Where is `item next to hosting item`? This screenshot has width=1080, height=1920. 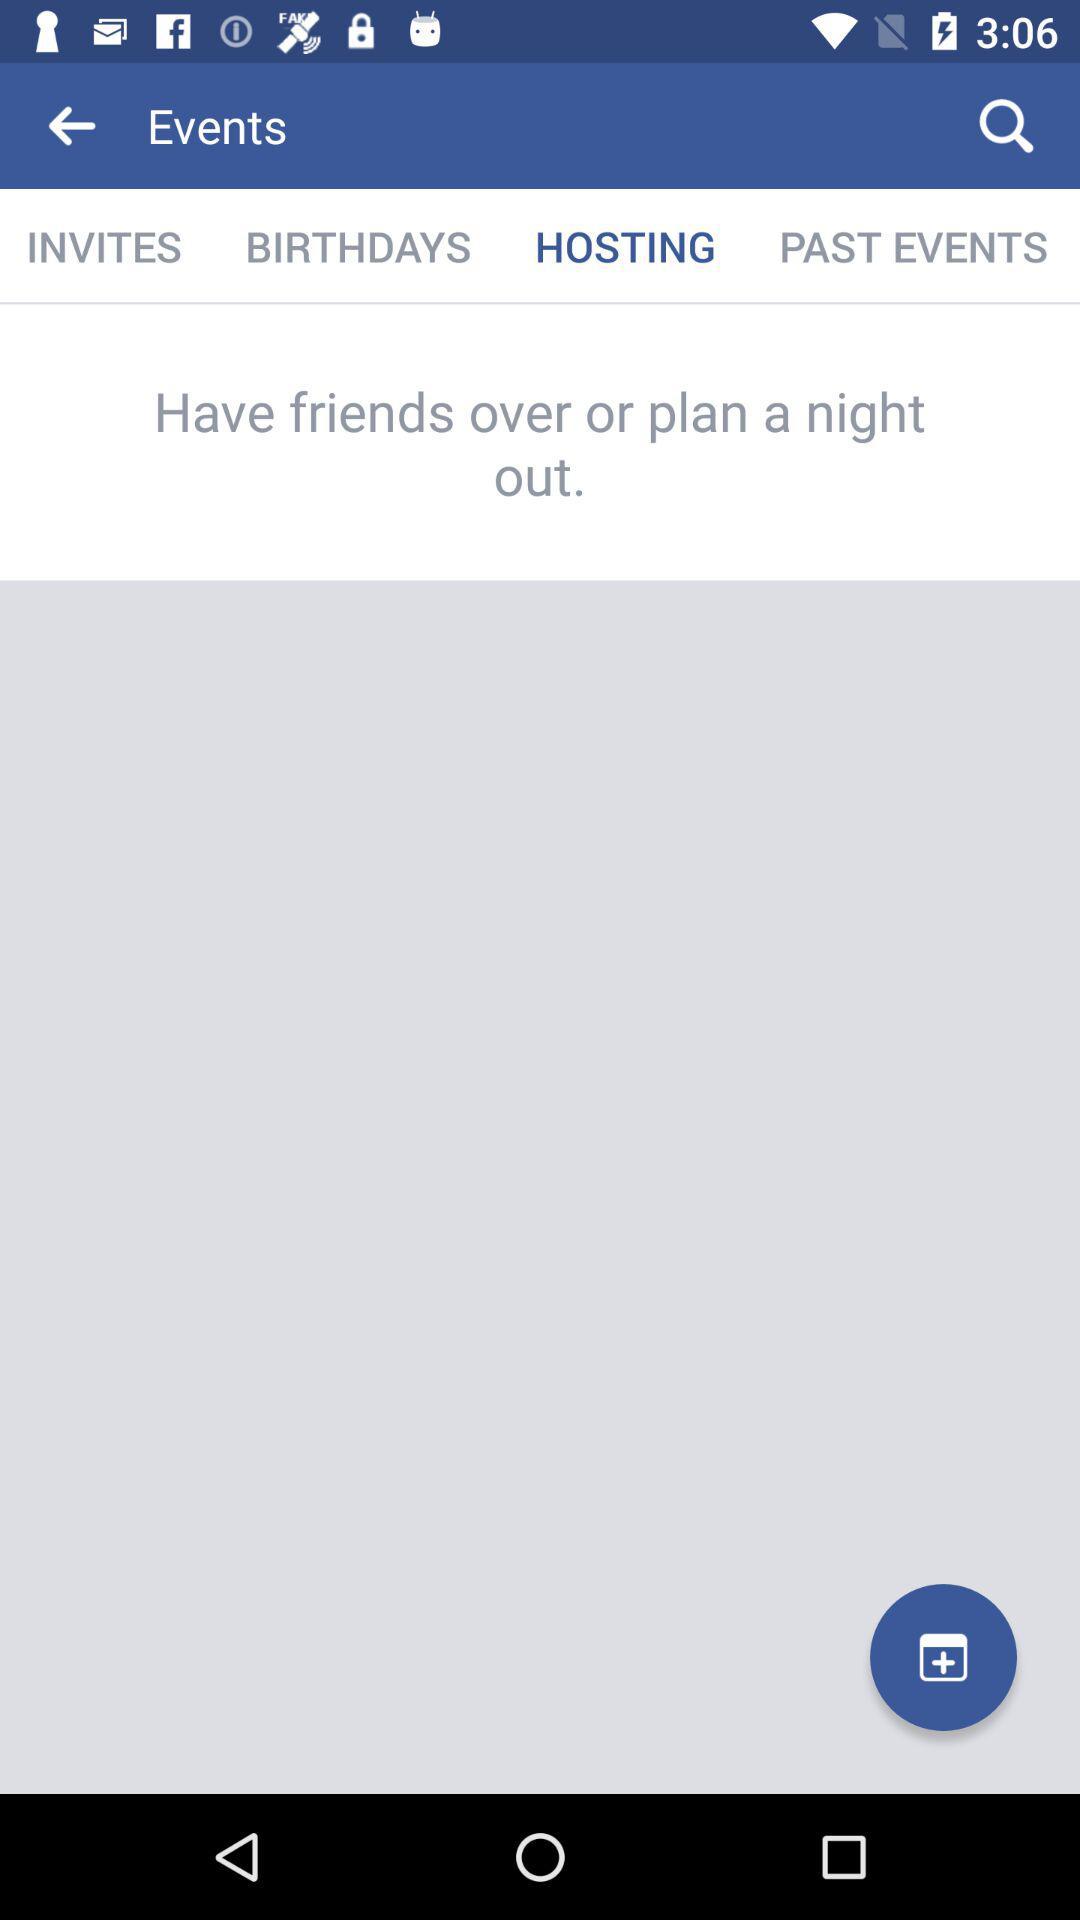 item next to hosting item is located at coordinates (357, 245).